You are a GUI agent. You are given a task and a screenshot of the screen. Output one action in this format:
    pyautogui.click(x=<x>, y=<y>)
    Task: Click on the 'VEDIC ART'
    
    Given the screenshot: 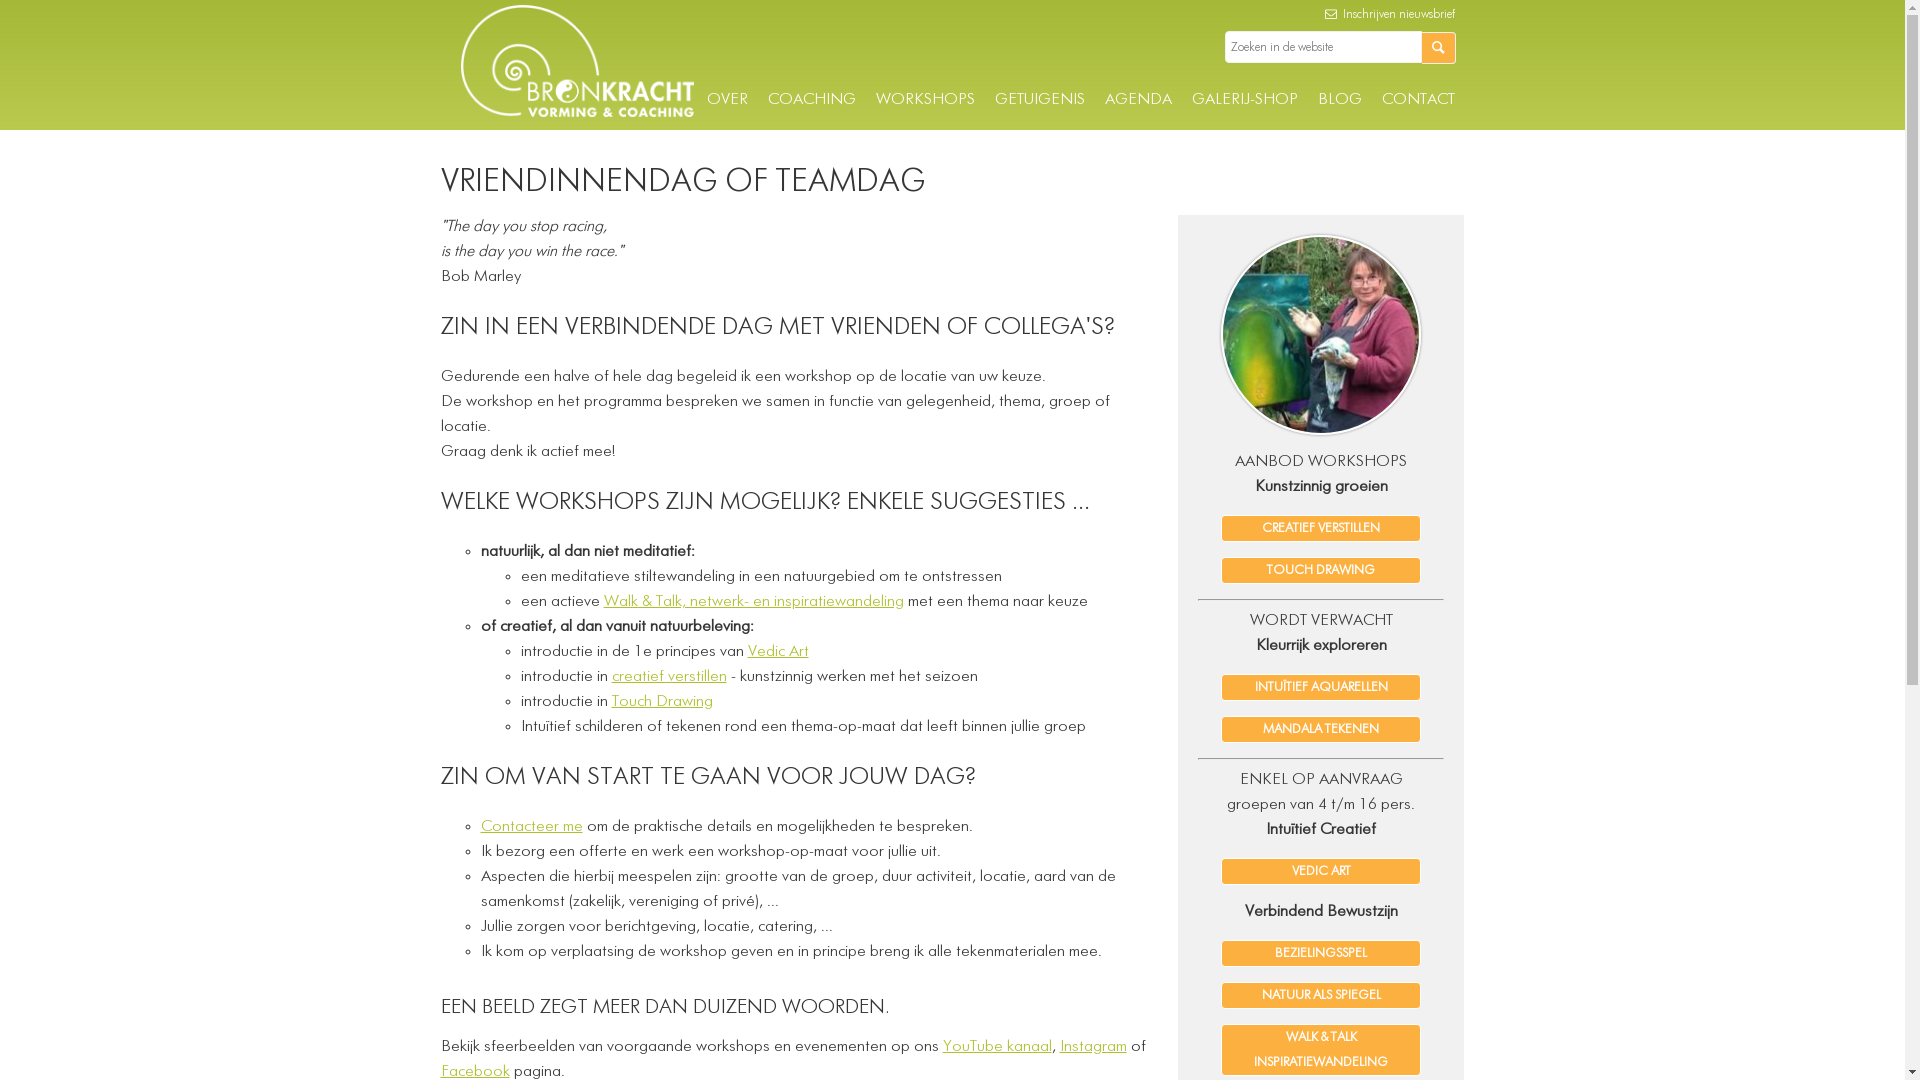 What is the action you would take?
    pyautogui.click(x=1320, y=870)
    